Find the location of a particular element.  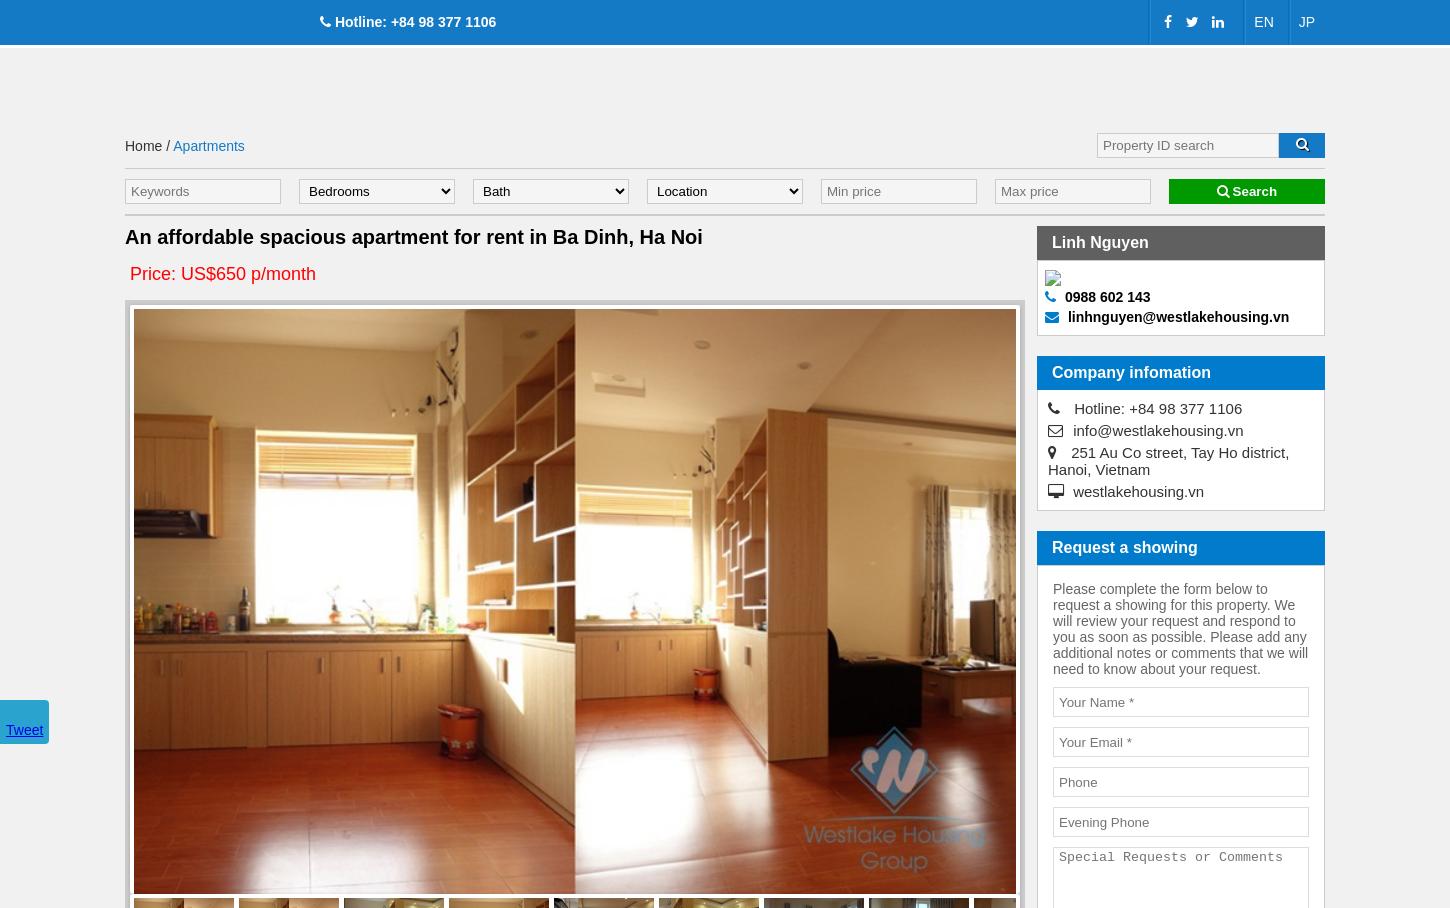

'Linh Nguyen' is located at coordinates (1098, 241).